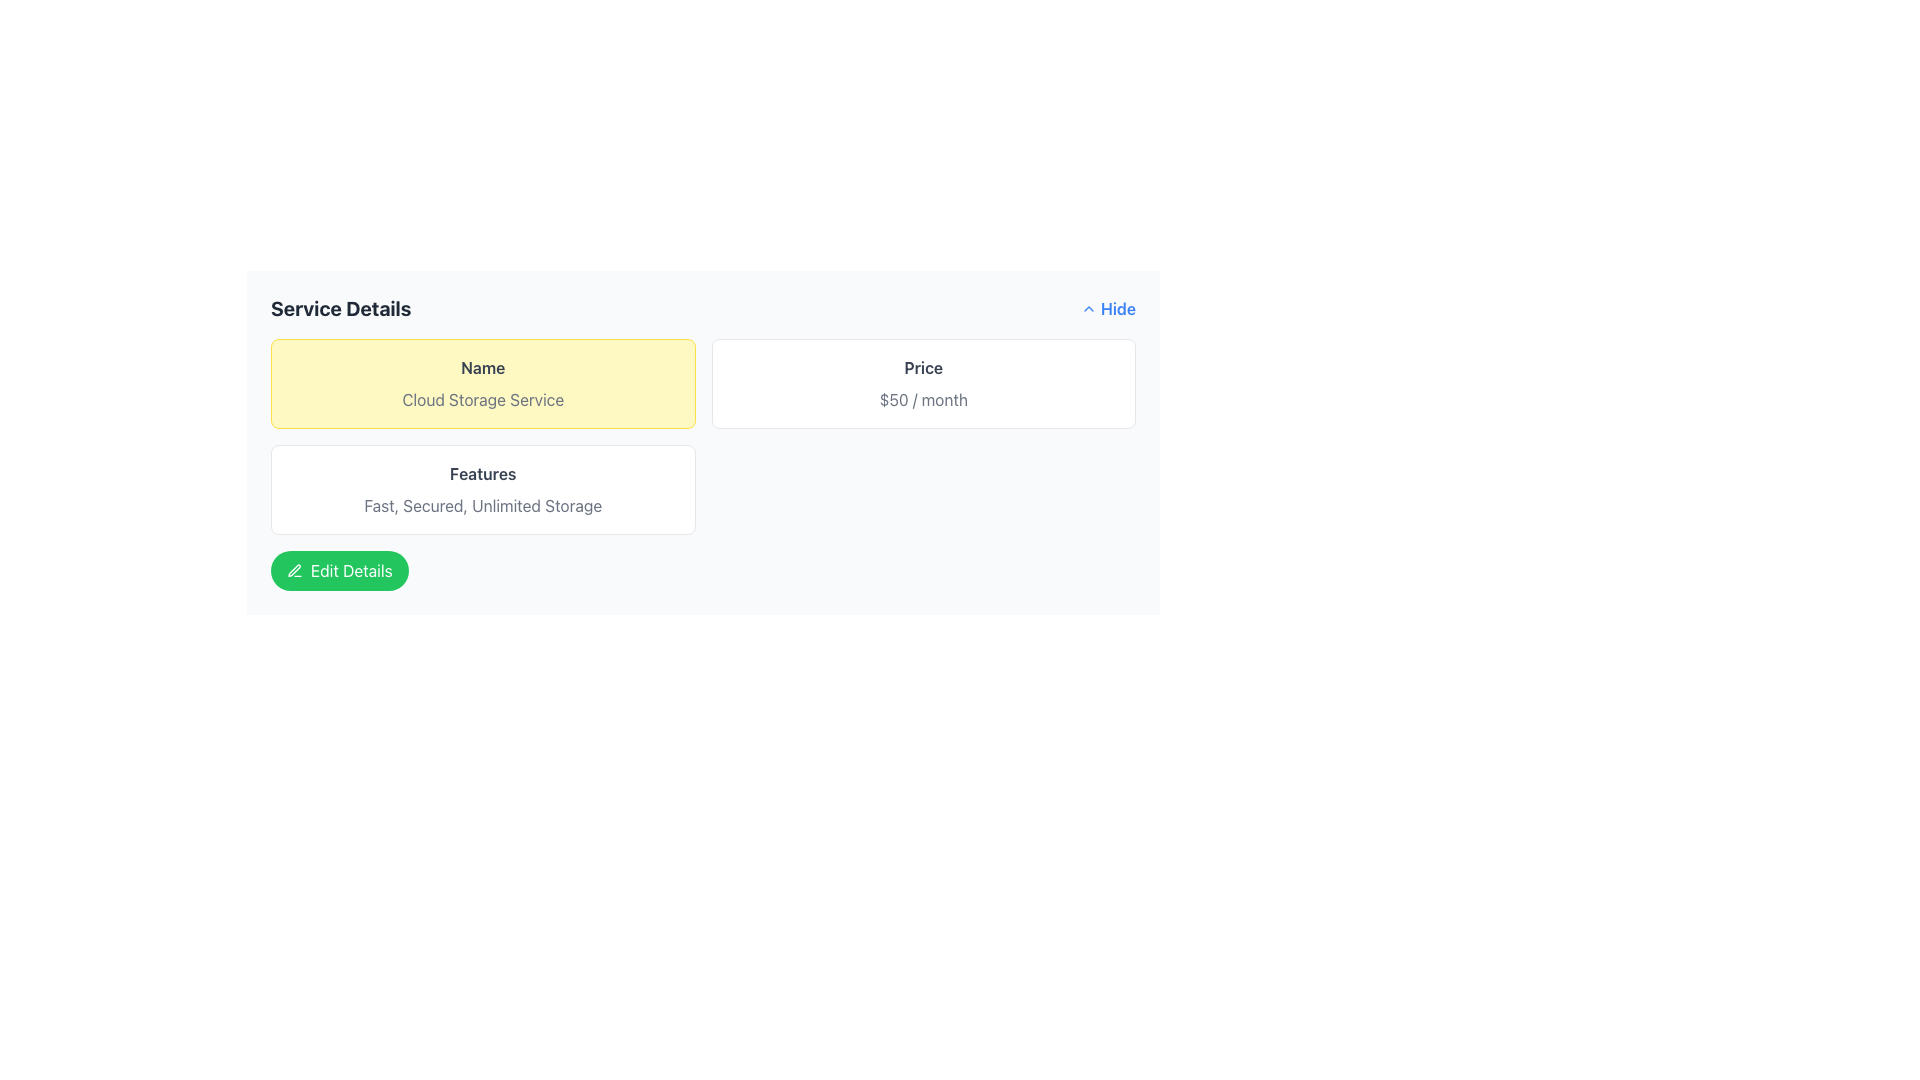 This screenshot has width=1920, height=1080. What do you see at coordinates (922, 367) in the screenshot?
I see `the static text label that serves as a heading for the pricing information, indicating the price of '$50 / month'` at bounding box center [922, 367].